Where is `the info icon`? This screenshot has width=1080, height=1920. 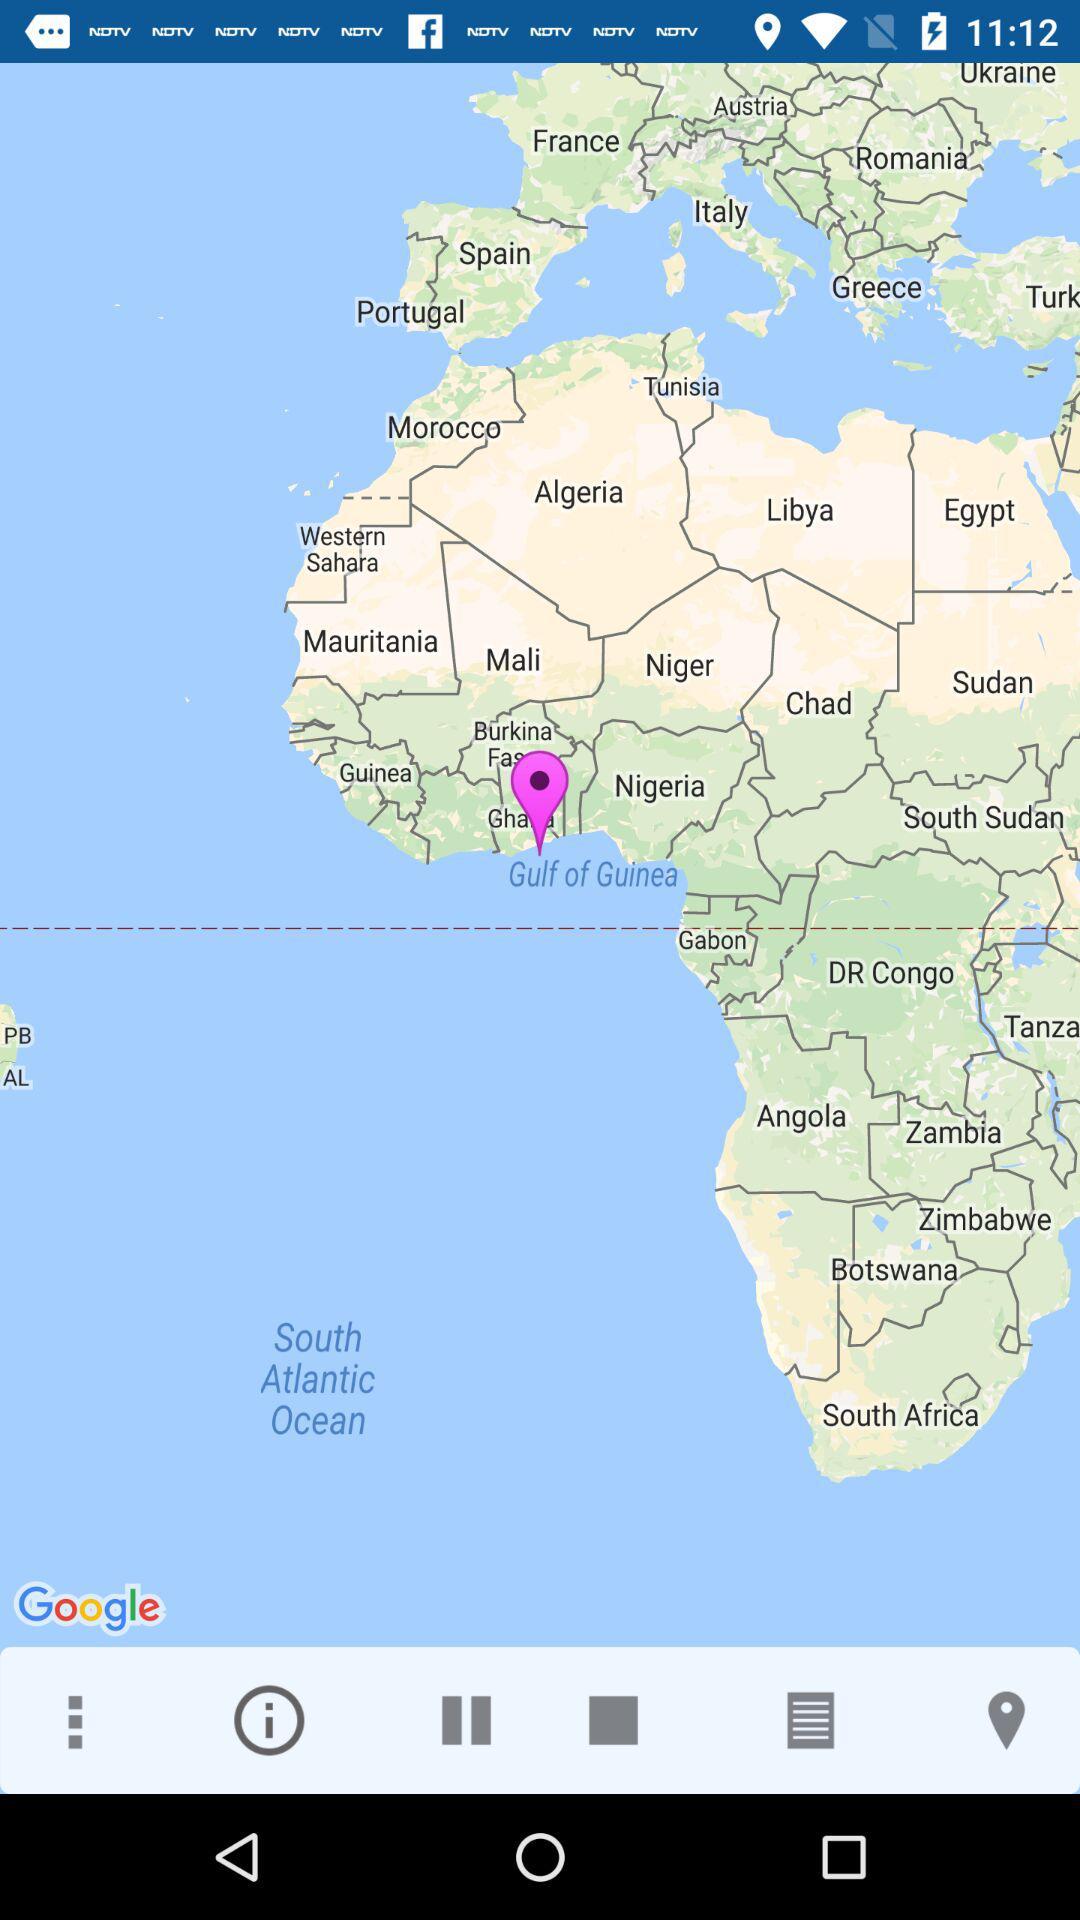 the info icon is located at coordinates (268, 1719).